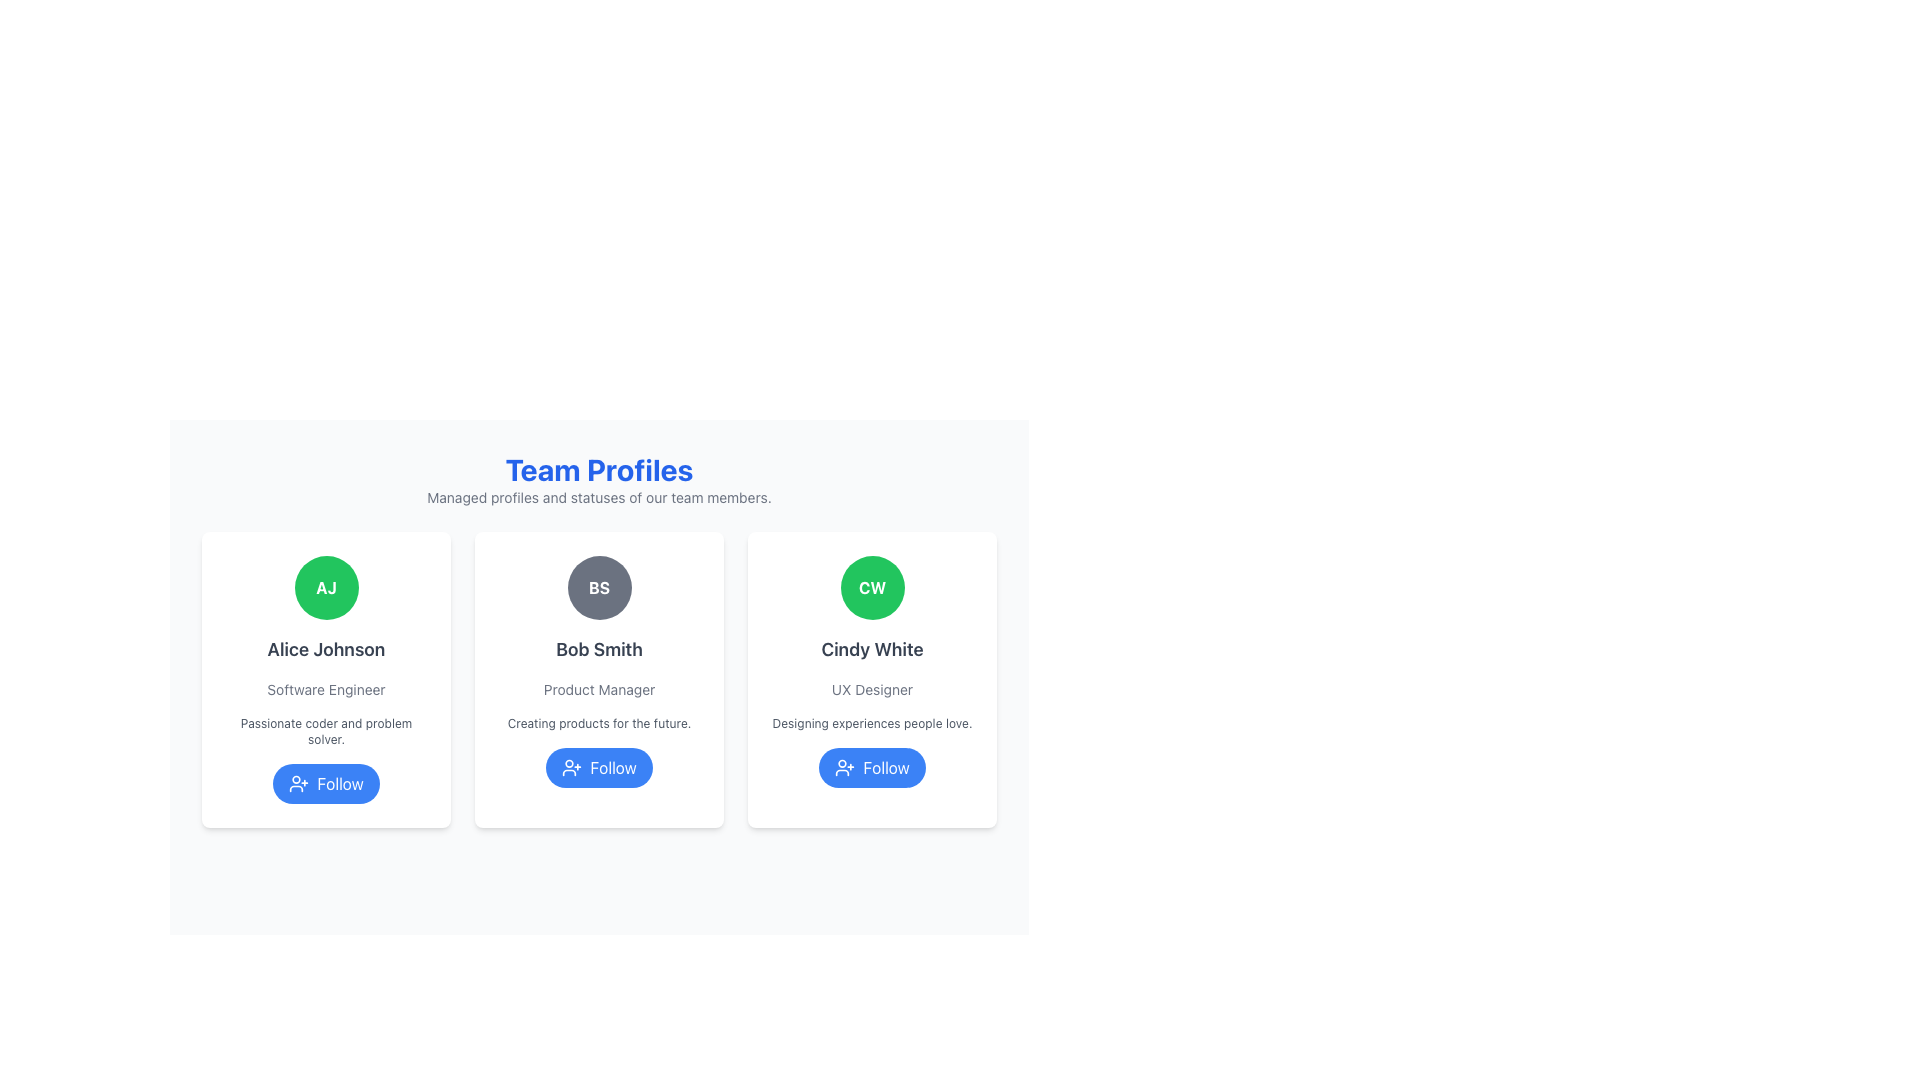 The height and width of the screenshot is (1080, 1920). Describe the element at coordinates (598, 470) in the screenshot. I see `the main heading text label that summarizes the 'Team Profiles' section, which is centrally aligned and positioned above its sibling text` at that location.